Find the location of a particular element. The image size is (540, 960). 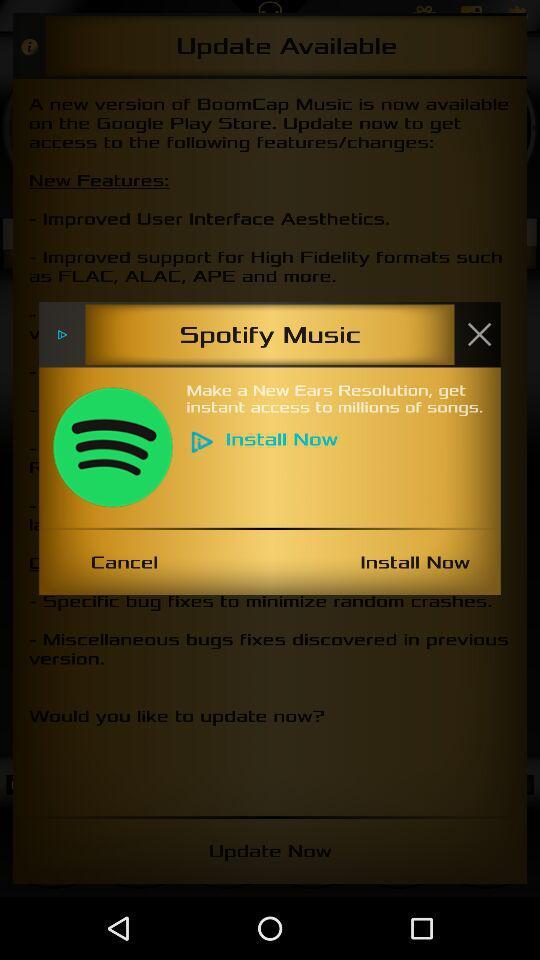

x is located at coordinates (478, 334).